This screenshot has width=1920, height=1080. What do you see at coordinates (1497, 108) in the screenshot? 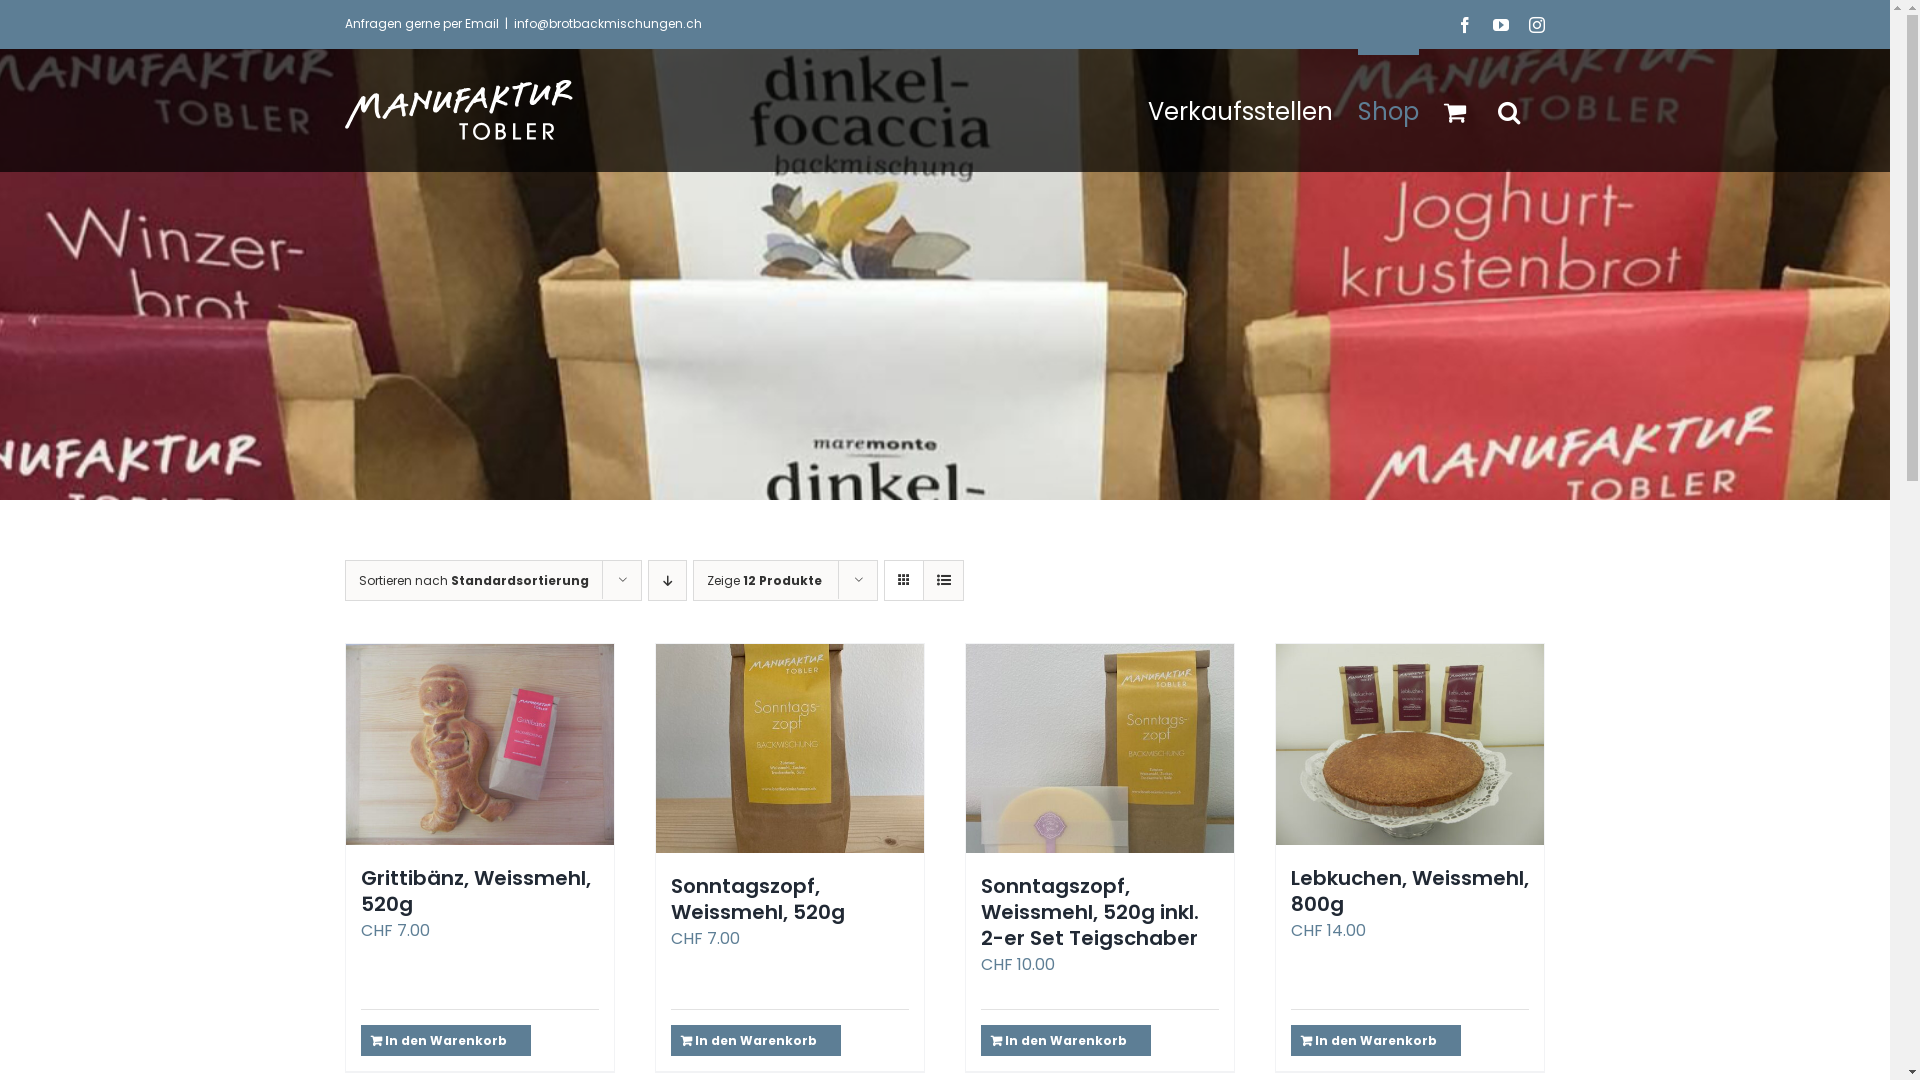
I see `'Suche'` at bounding box center [1497, 108].